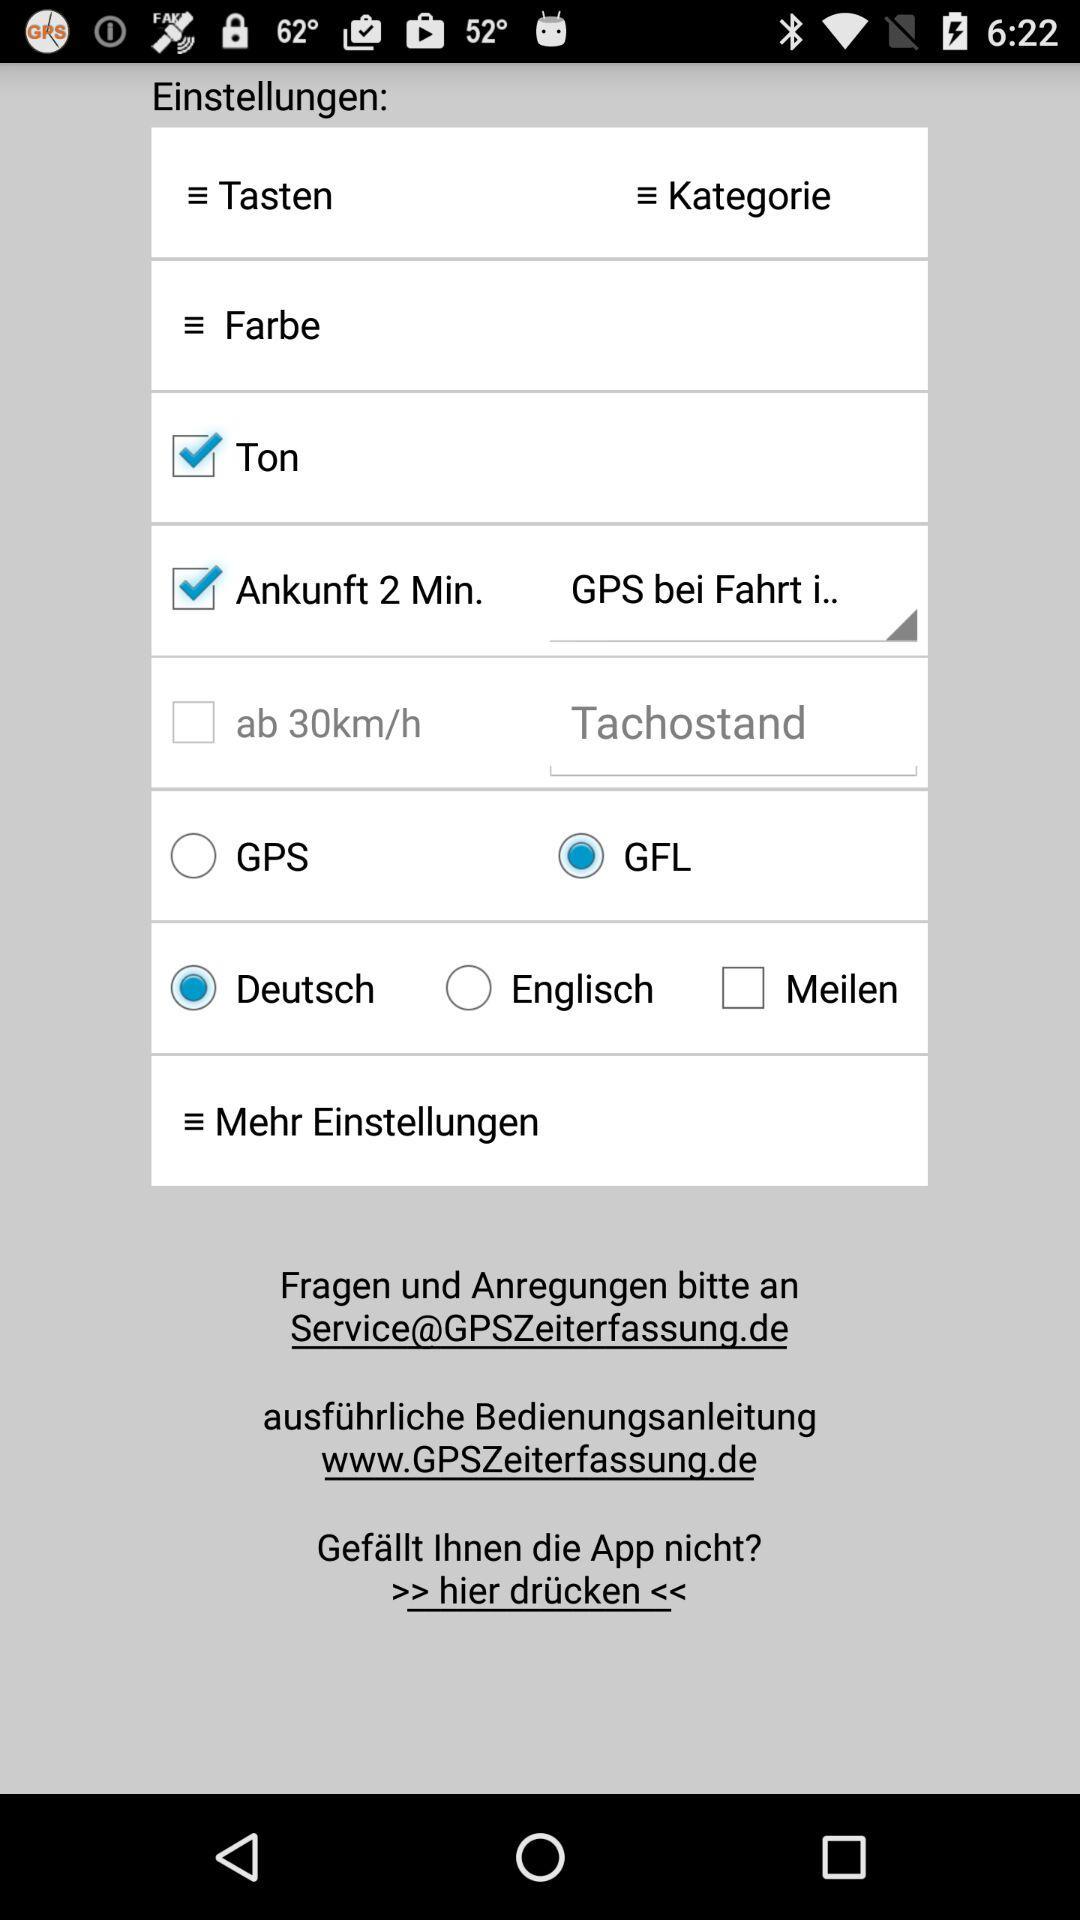  I want to click on item above the ankunft 2 min. icon, so click(538, 455).